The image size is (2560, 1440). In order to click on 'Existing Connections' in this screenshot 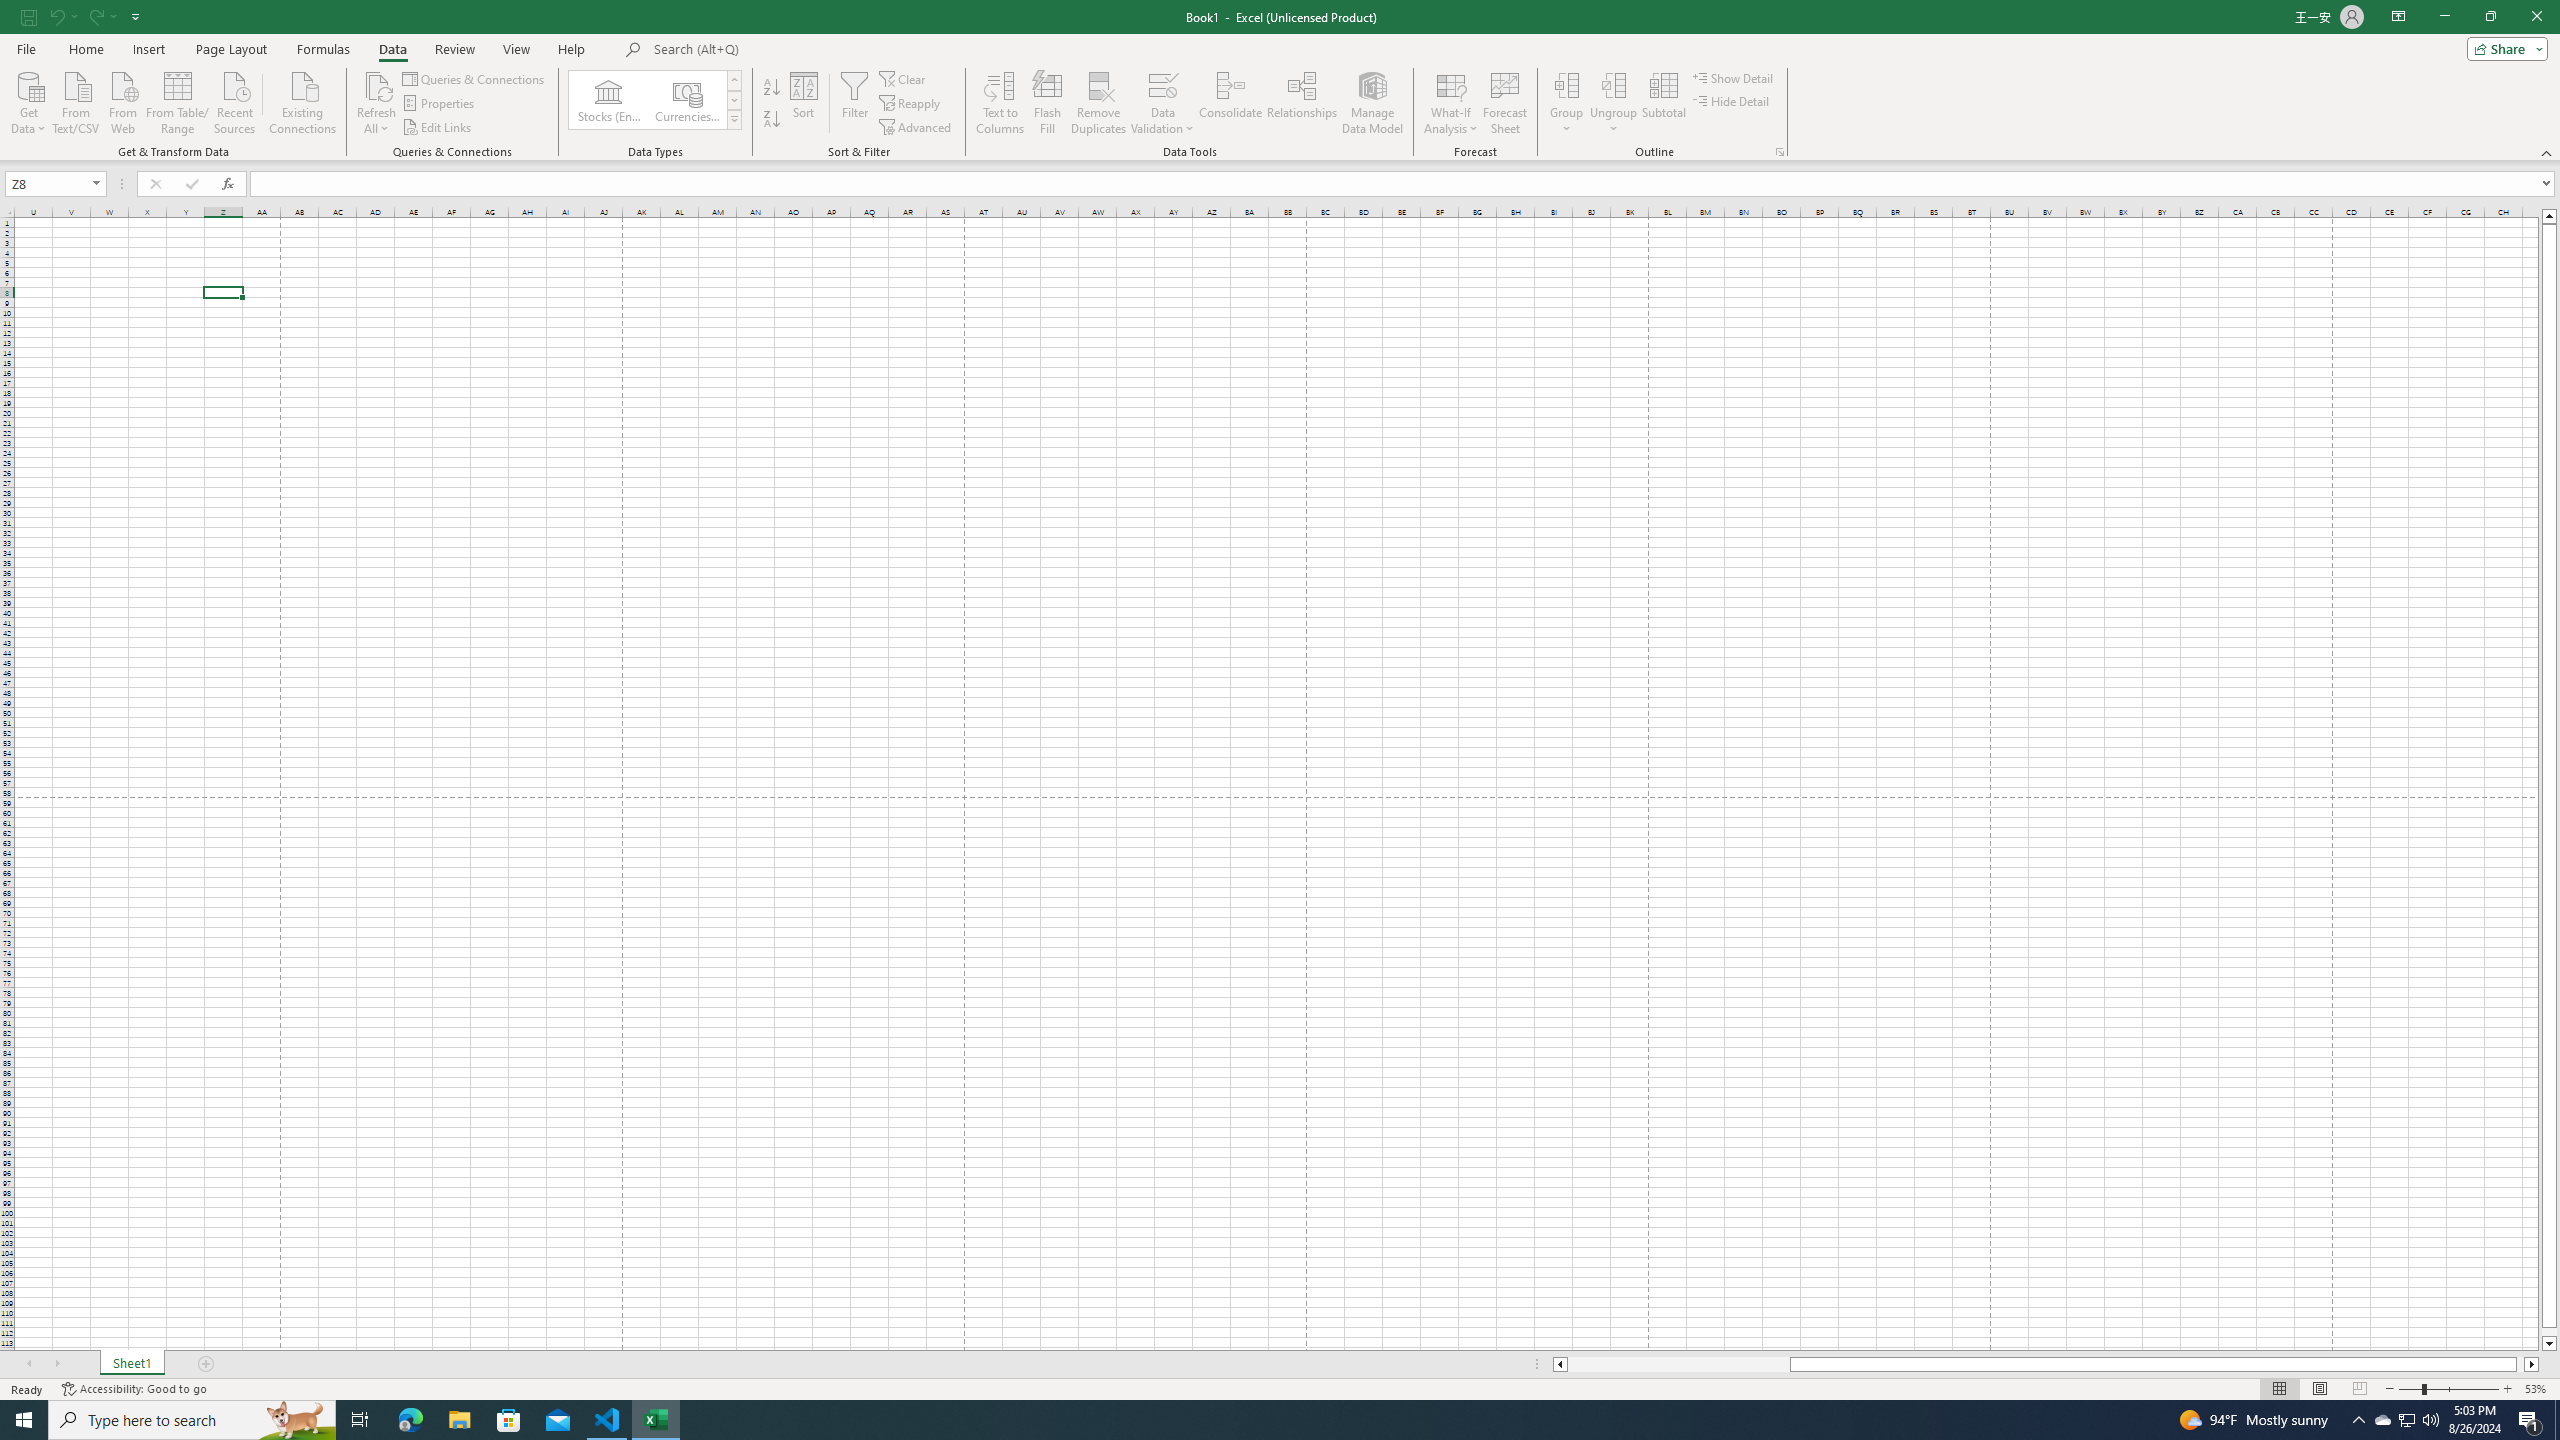, I will do `click(301, 100)`.